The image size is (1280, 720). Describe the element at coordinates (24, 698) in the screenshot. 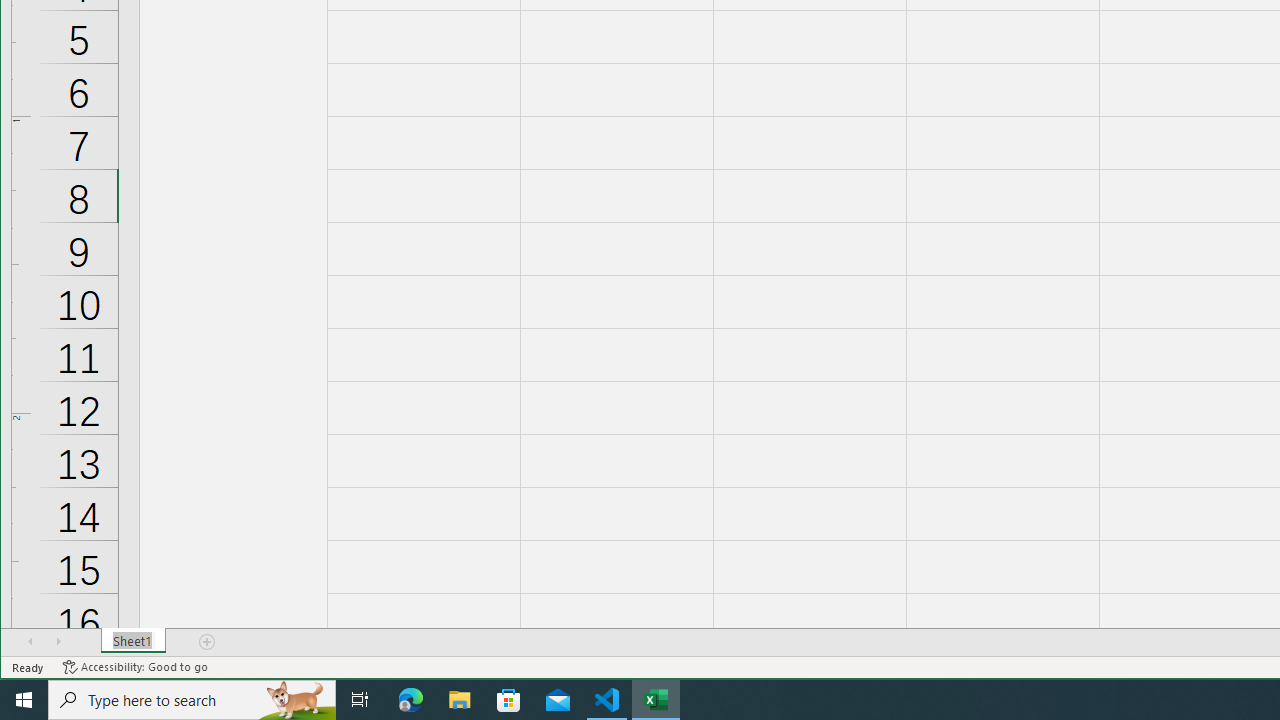

I see `'Start'` at that location.